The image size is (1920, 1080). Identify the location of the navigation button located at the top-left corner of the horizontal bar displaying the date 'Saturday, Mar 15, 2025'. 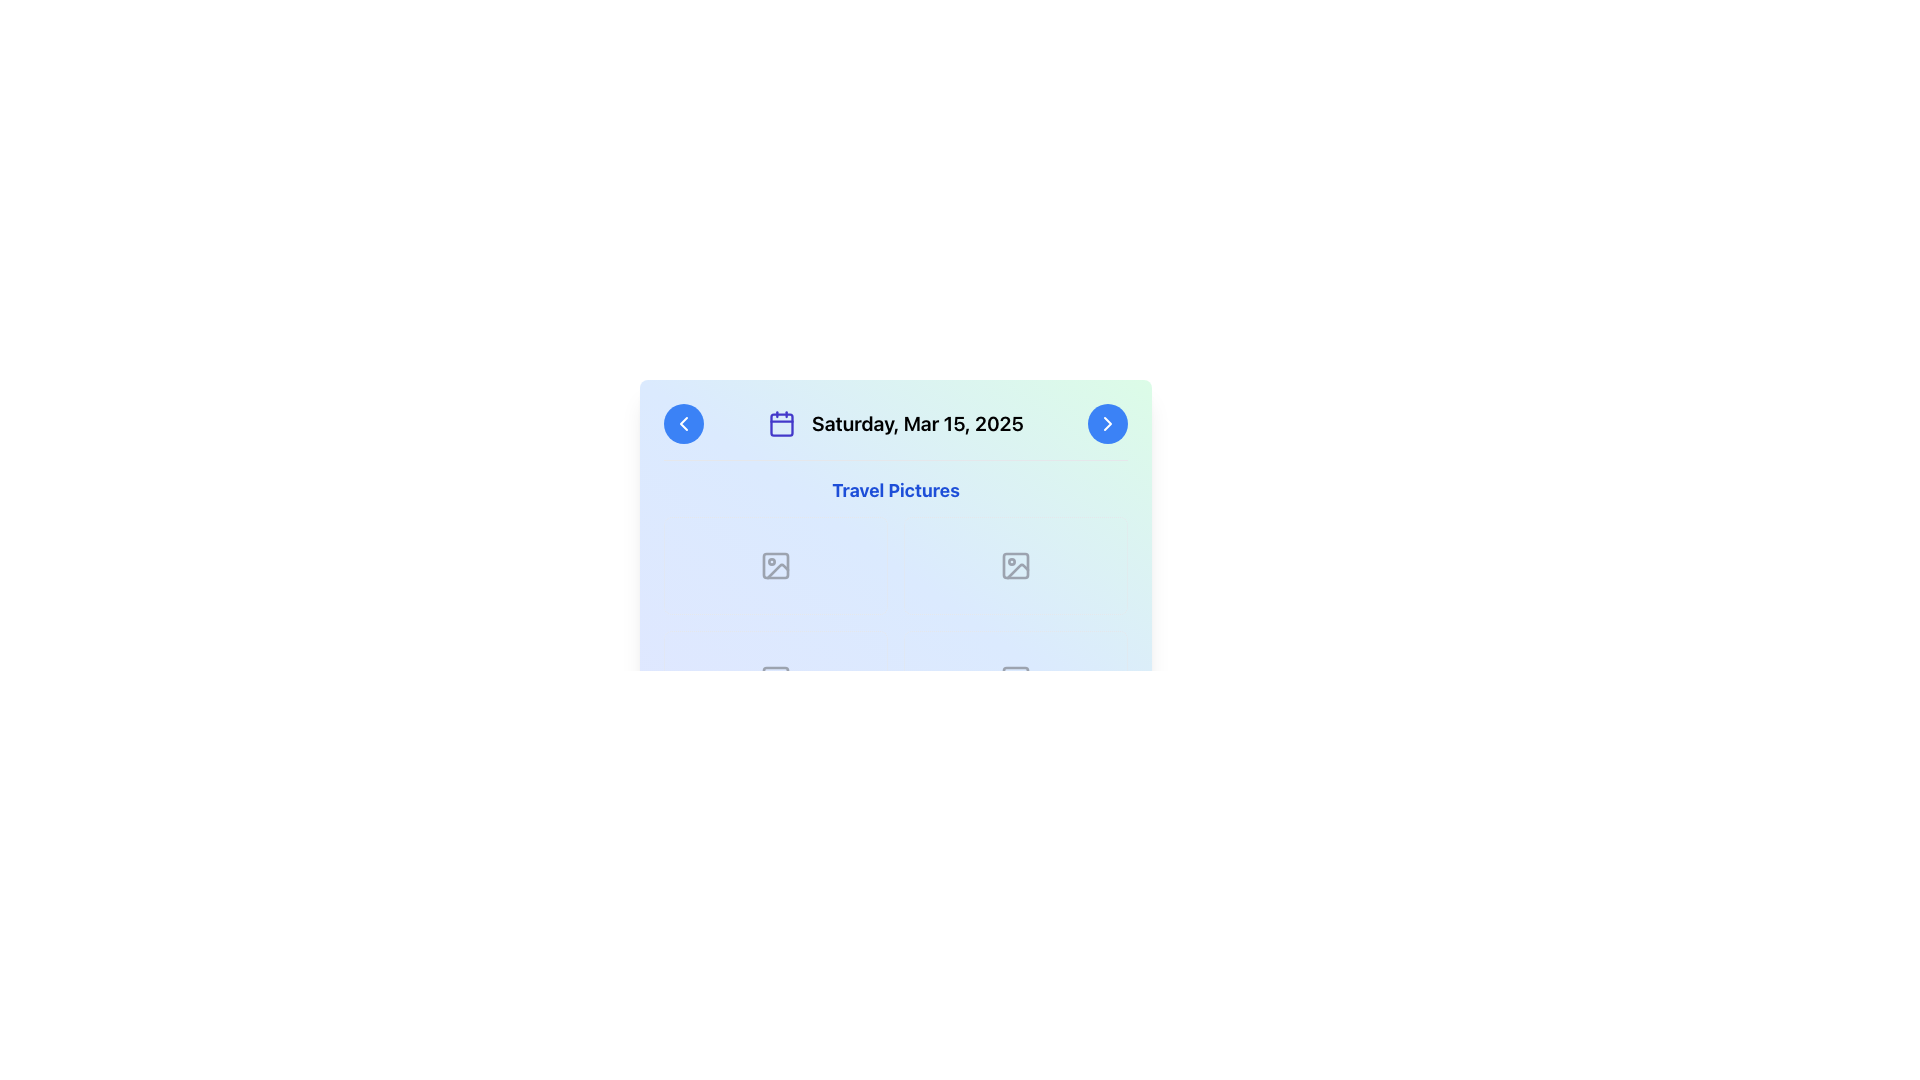
(684, 423).